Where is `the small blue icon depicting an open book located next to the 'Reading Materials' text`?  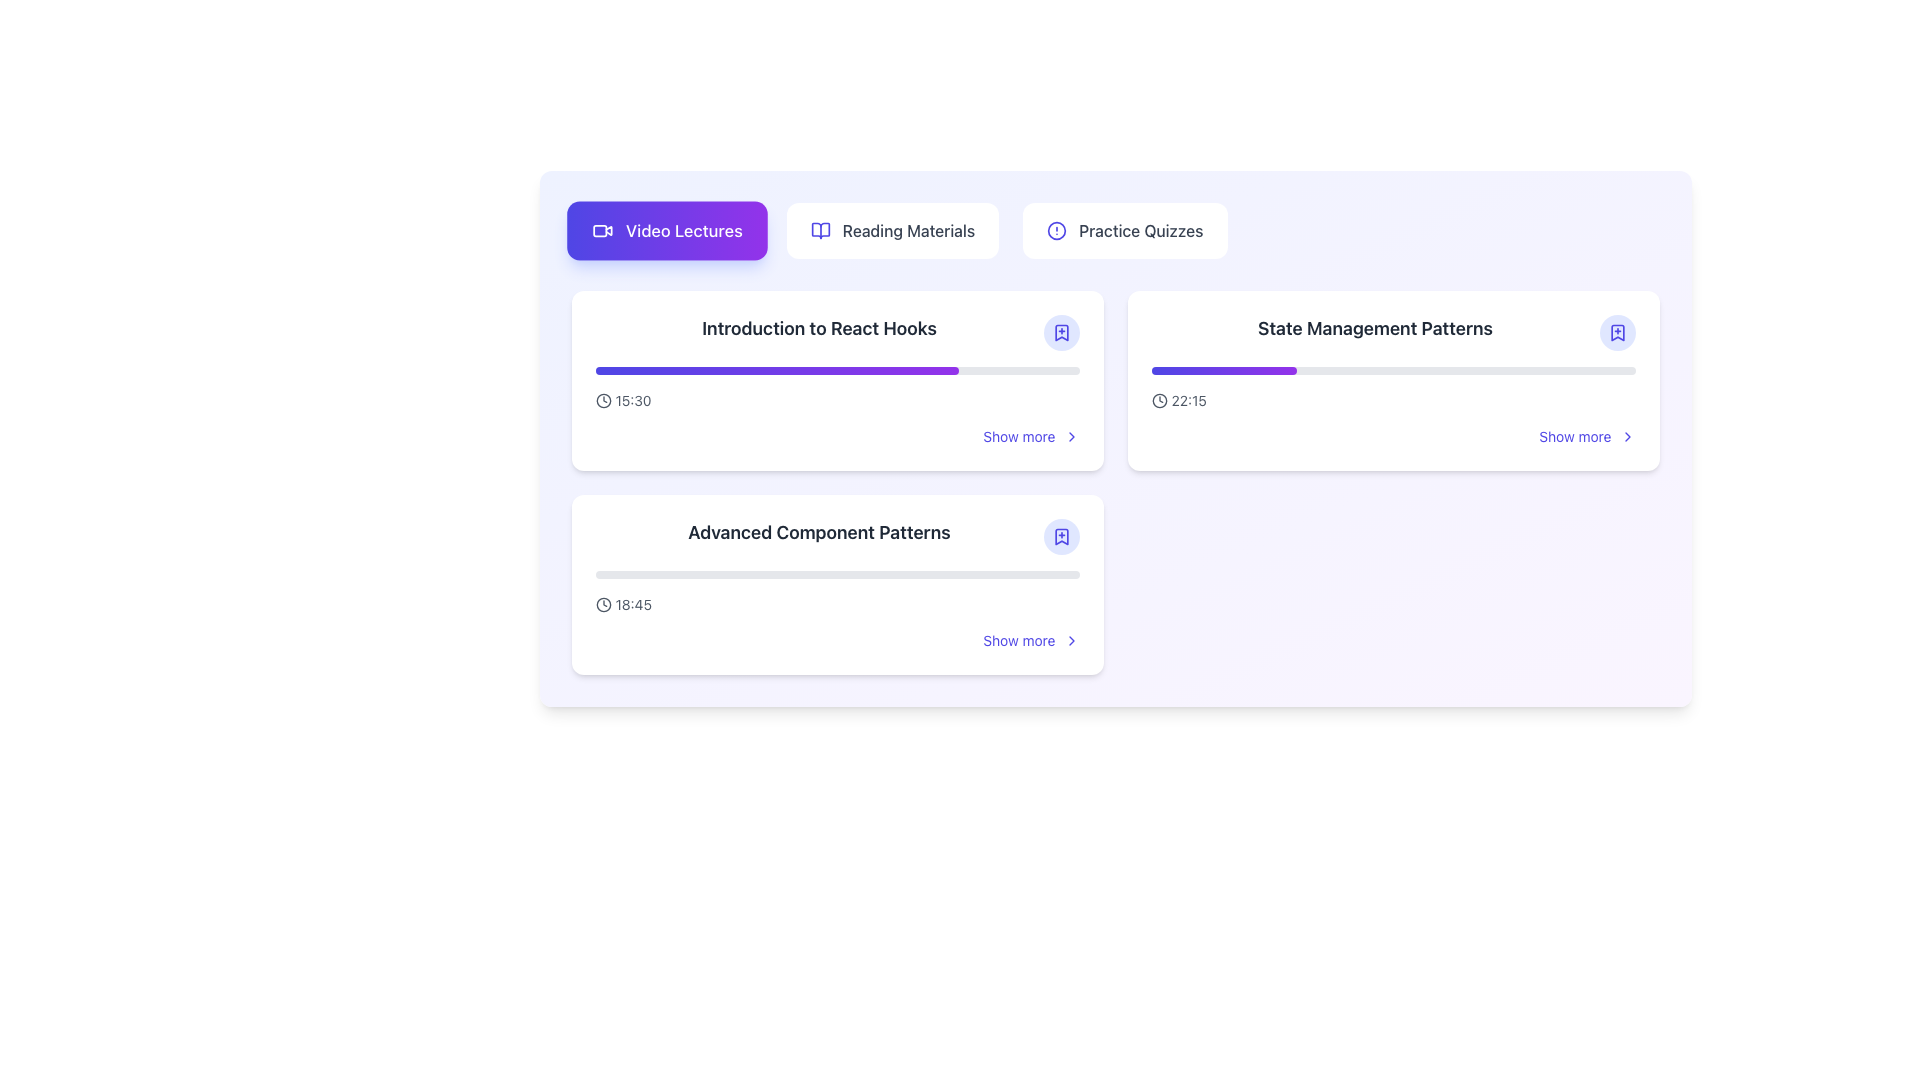 the small blue icon depicting an open book located next to the 'Reading Materials' text is located at coordinates (820, 230).